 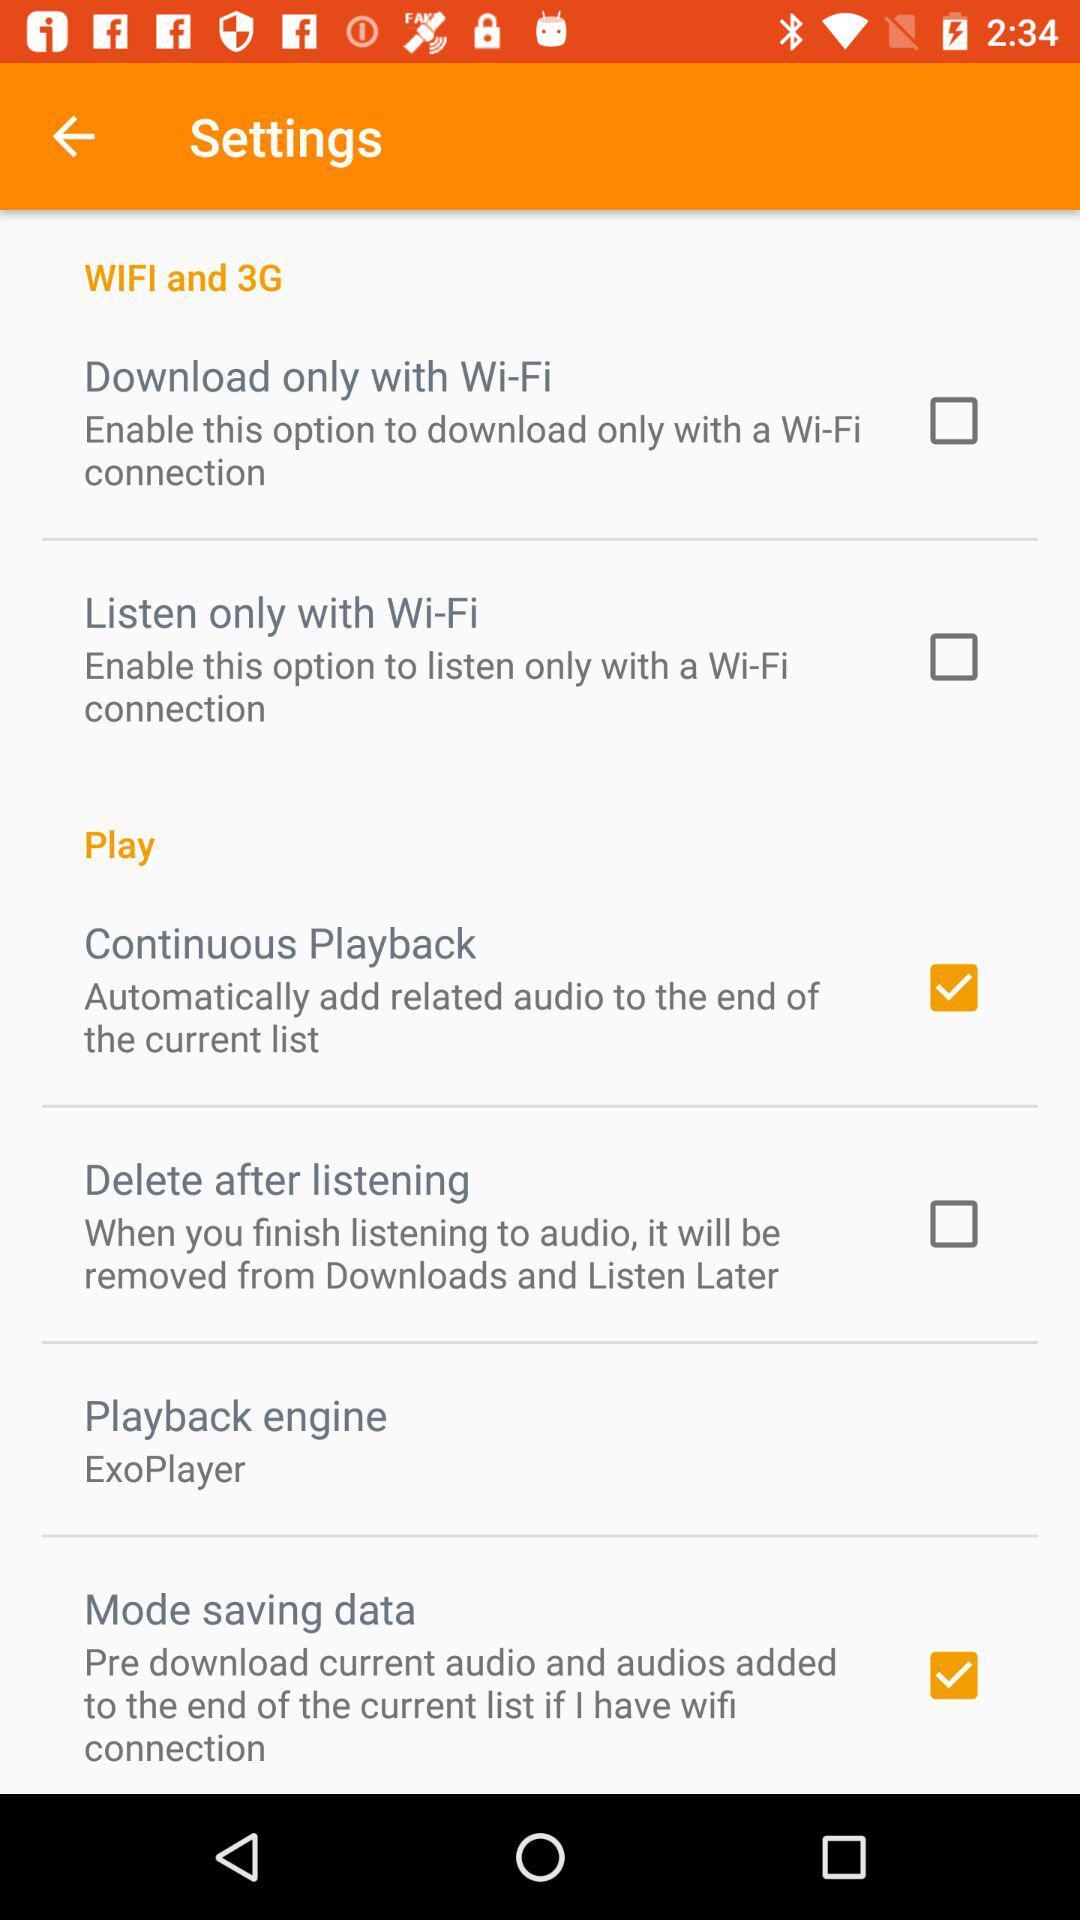 I want to click on delete after listening item, so click(x=277, y=1178).